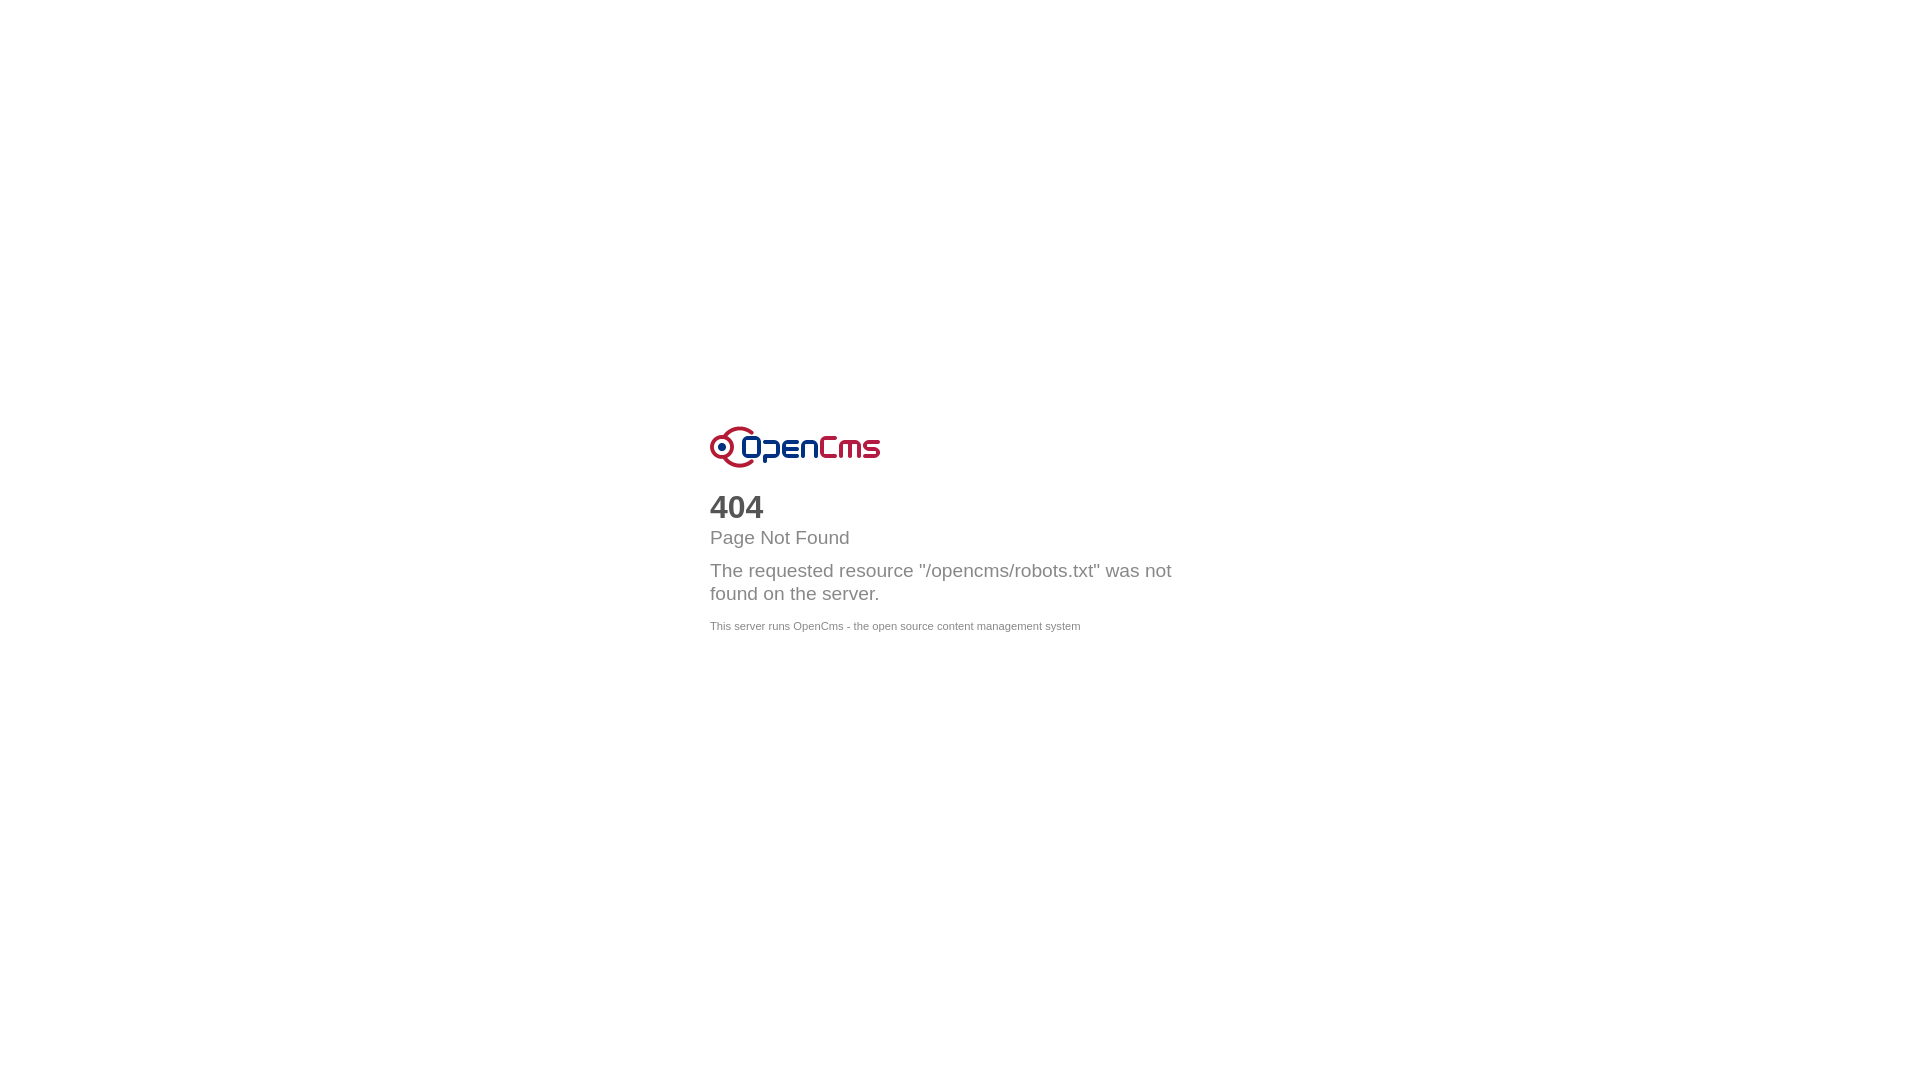  What do you see at coordinates (794, 446) in the screenshot?
I see `'OpenCms'` at bounding box center [794, 446].